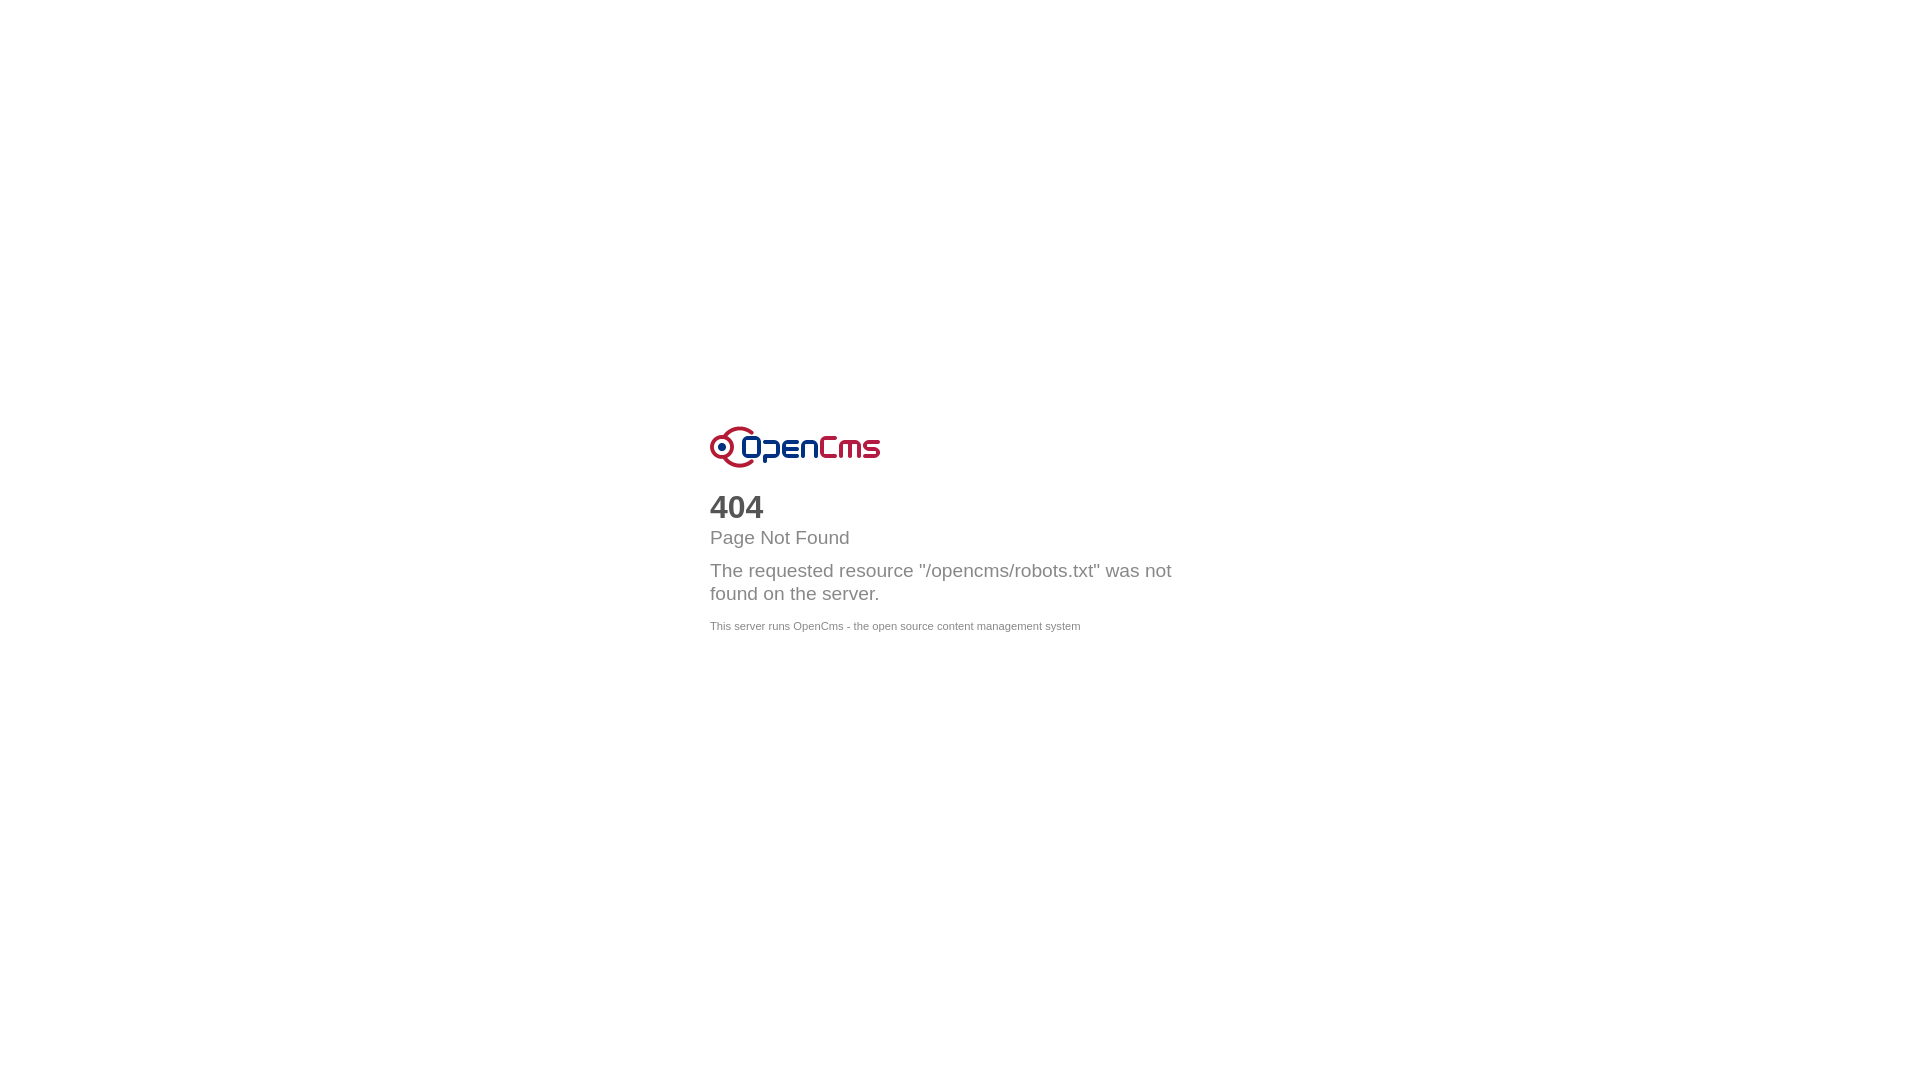  What do you see at coordinates (794, 446) in the screenshot?
I see `'OpenCms'` at bounding box center [794, 446].